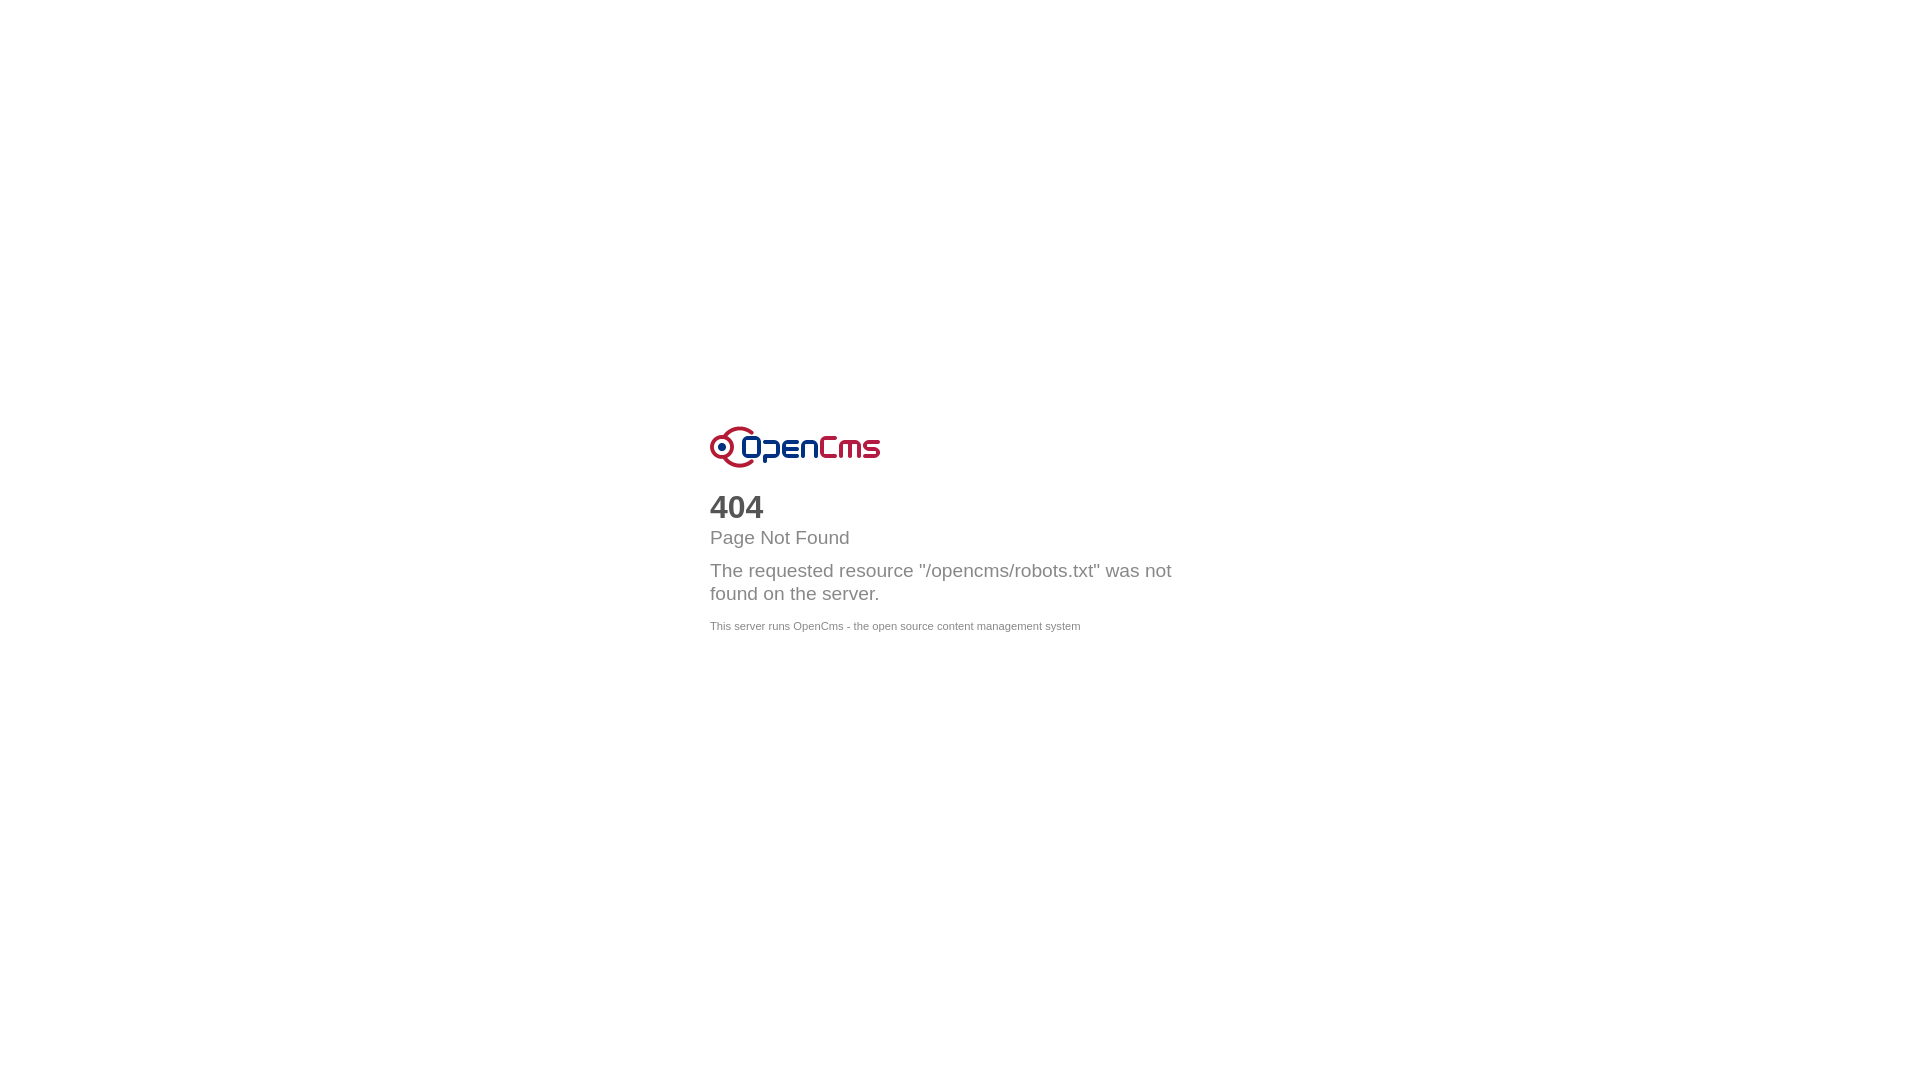  What do you see at coordinates (794, 446) in the screenshot?
I see `'OpenCms'` at bounding box center [794, 446].